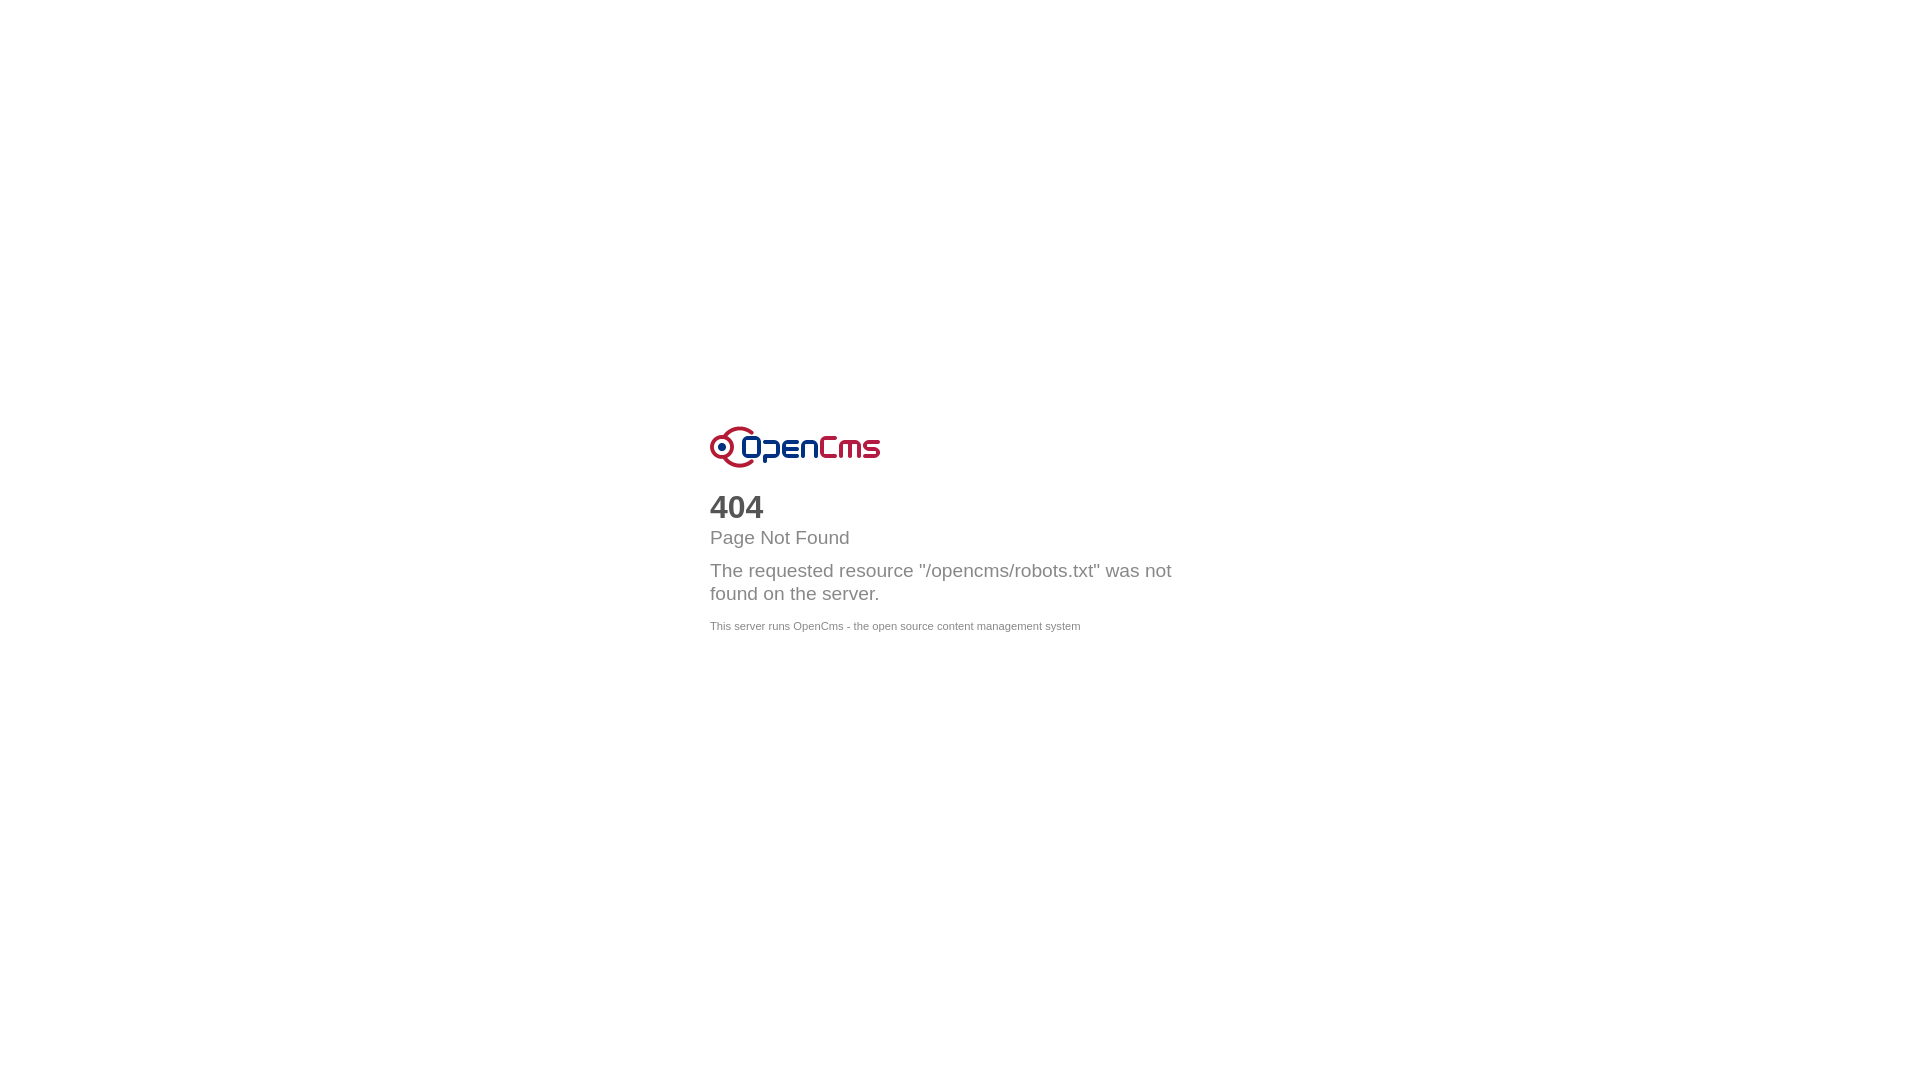  What do you see at coordinates (794, 446) in the screenshot?
I see `'OpenCms'` at bounding box center [794, 446].